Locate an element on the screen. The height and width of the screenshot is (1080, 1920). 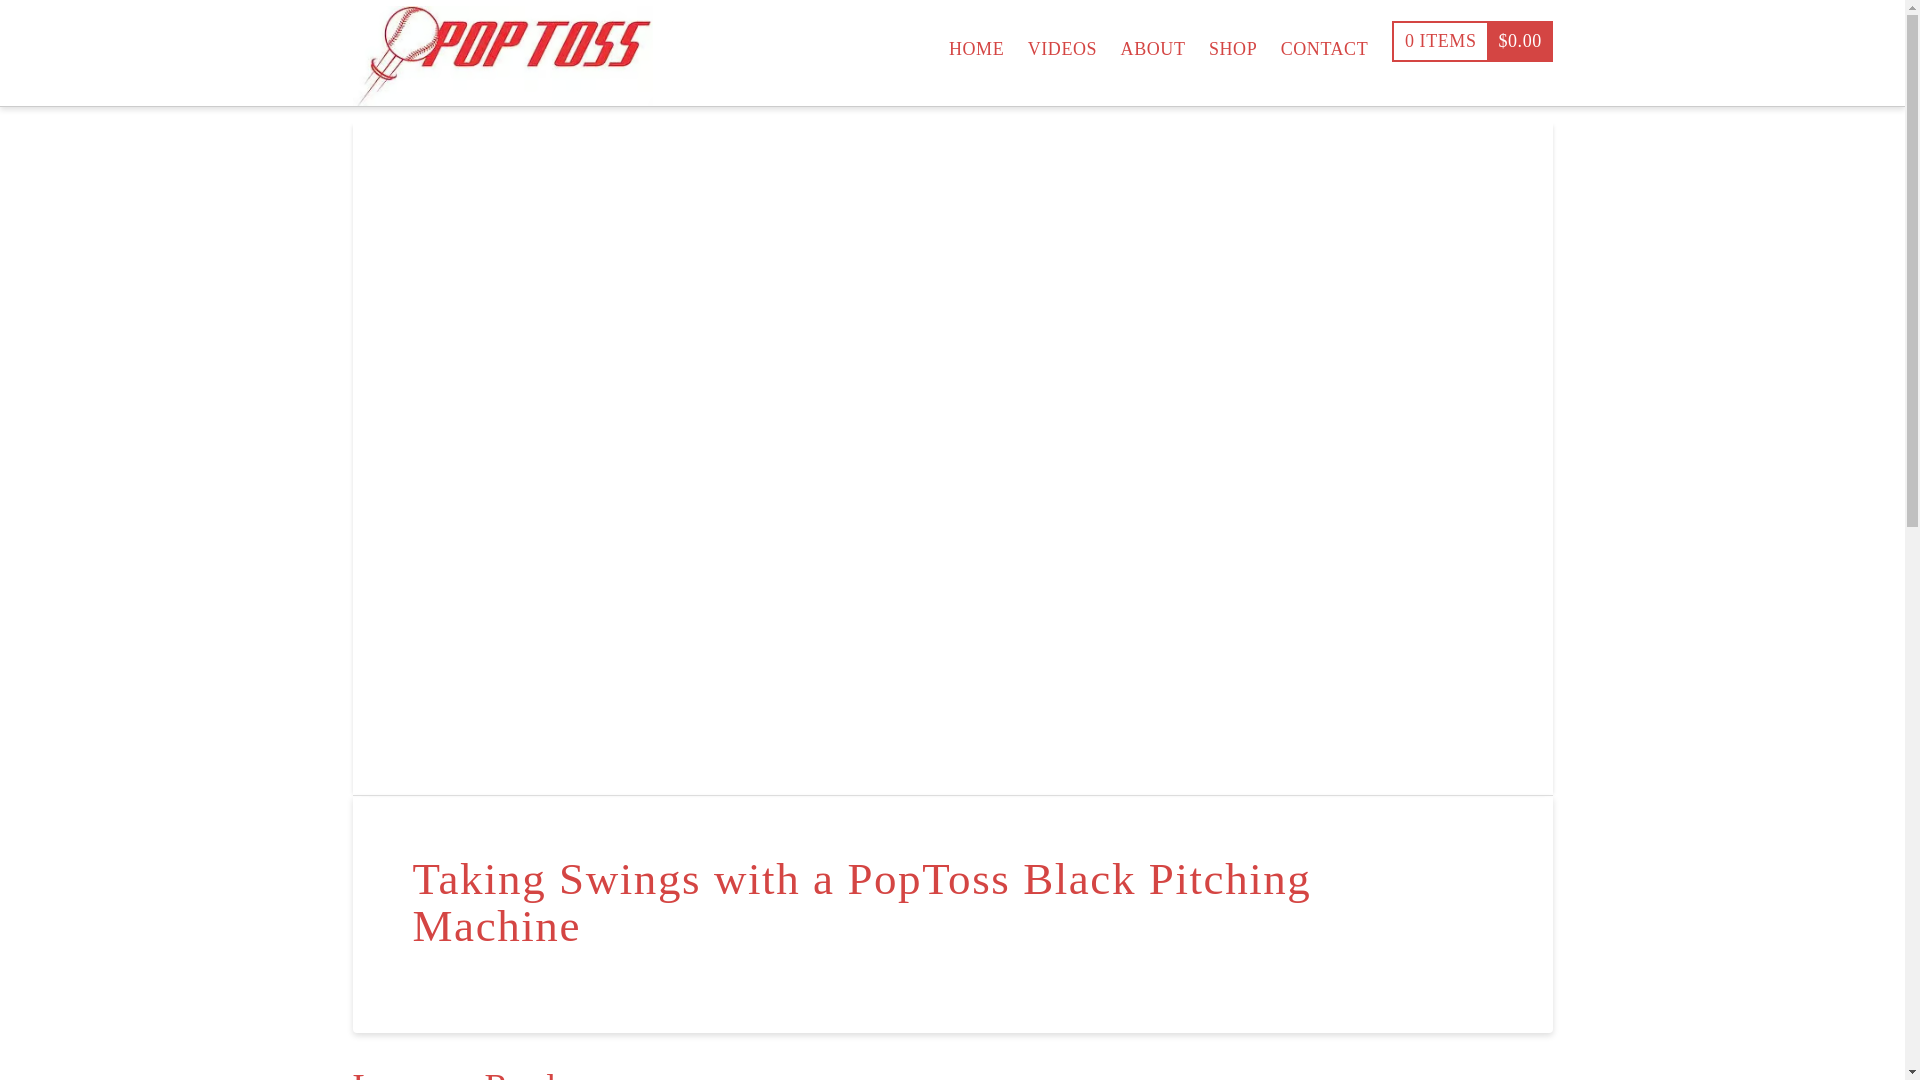
'SHOP' is located at coordinates (1232, 39).